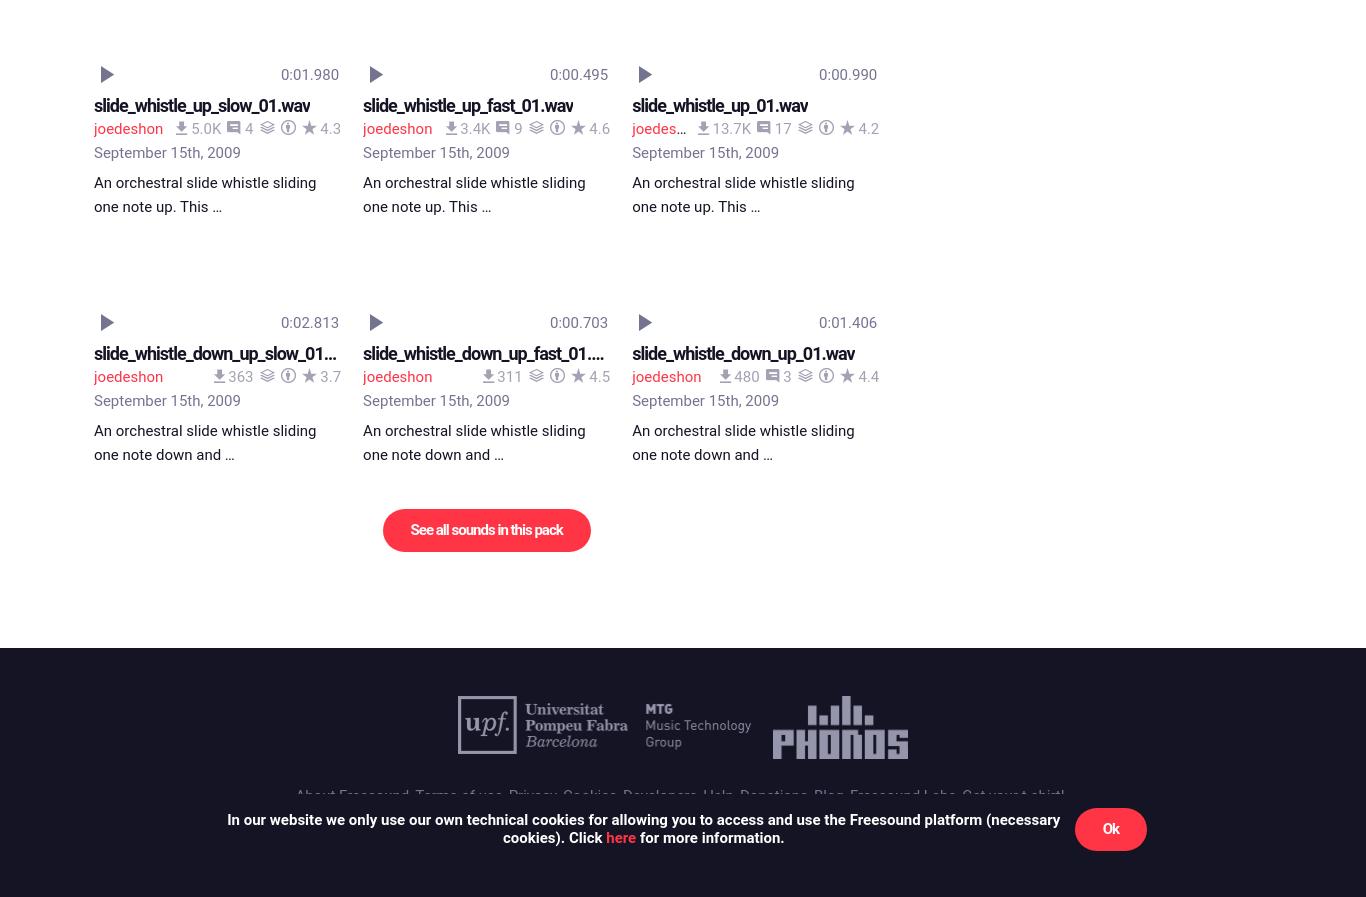  What do you see at coordinates (532, 32) in the screenshot?
I see `'Privacy'` at bounding box center [532, 32].